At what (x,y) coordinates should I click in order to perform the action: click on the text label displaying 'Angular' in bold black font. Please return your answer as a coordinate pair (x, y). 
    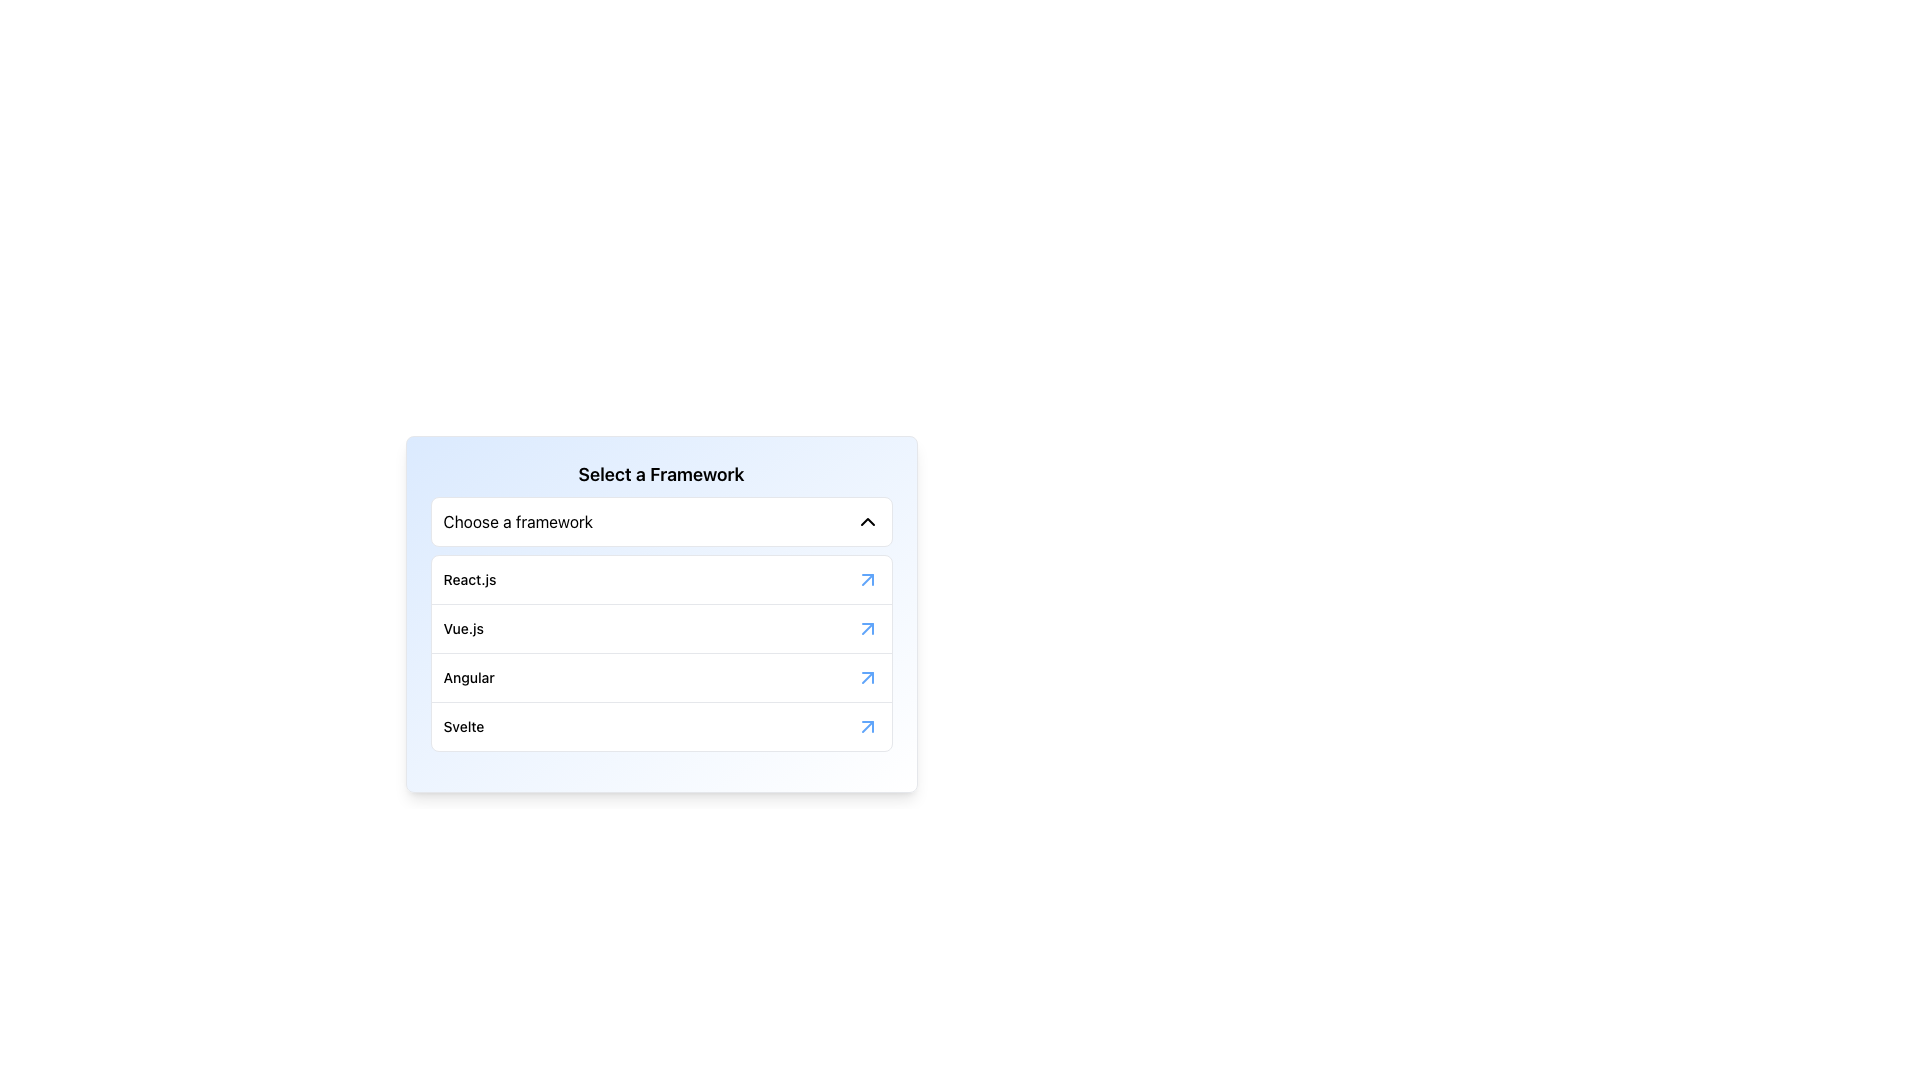
    Looking at the image, I should click on (468, 677).